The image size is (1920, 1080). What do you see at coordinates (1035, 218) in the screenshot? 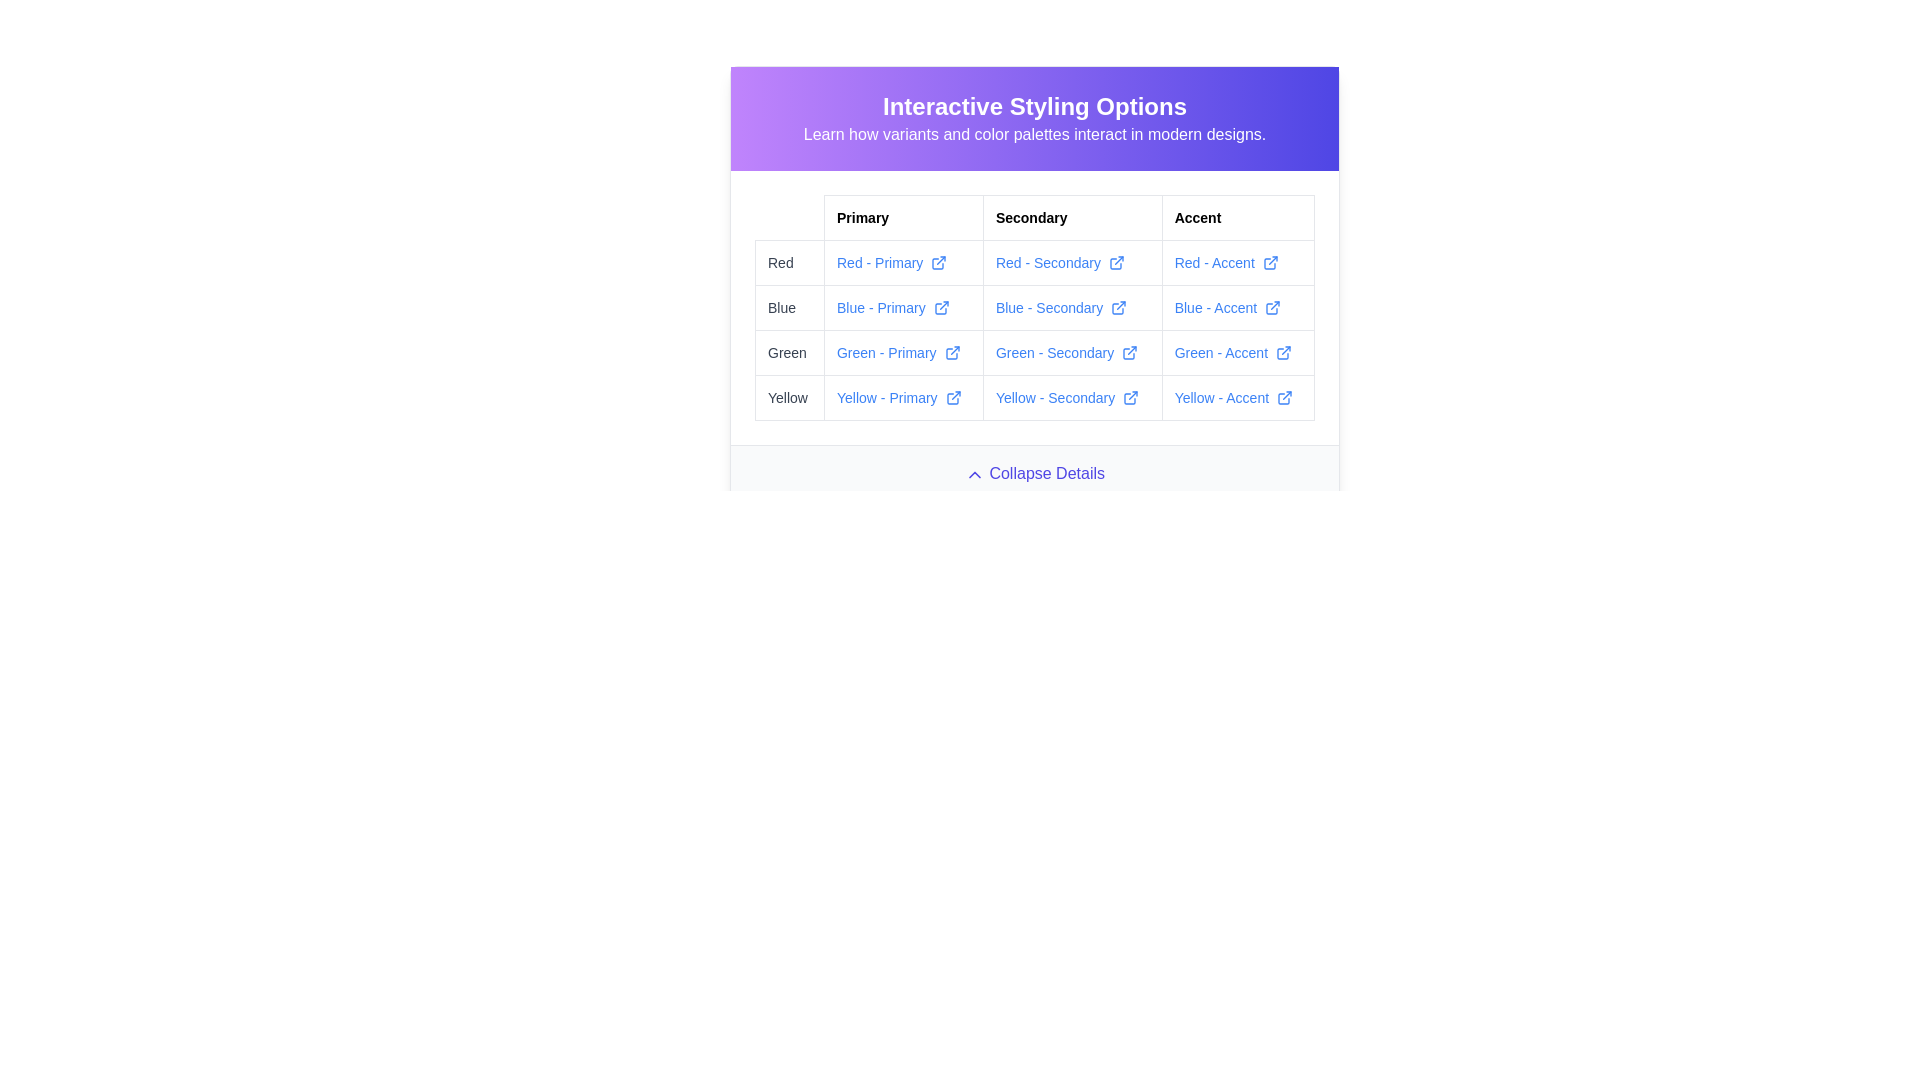
I see `the Table Header Row that categorizes the data in the subsequent rows of the table` at bounding box center [1035, 218].